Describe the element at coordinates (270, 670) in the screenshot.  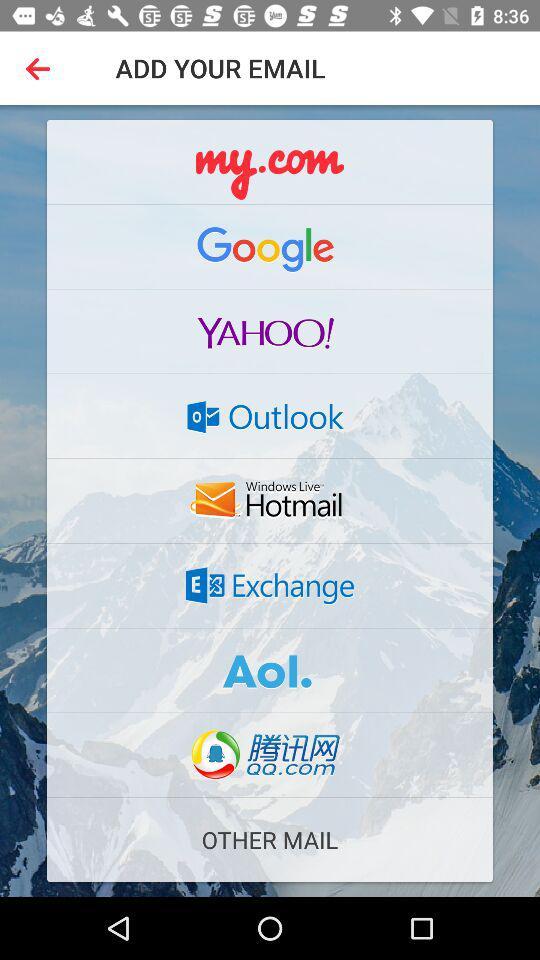
I see `email option` at that location.